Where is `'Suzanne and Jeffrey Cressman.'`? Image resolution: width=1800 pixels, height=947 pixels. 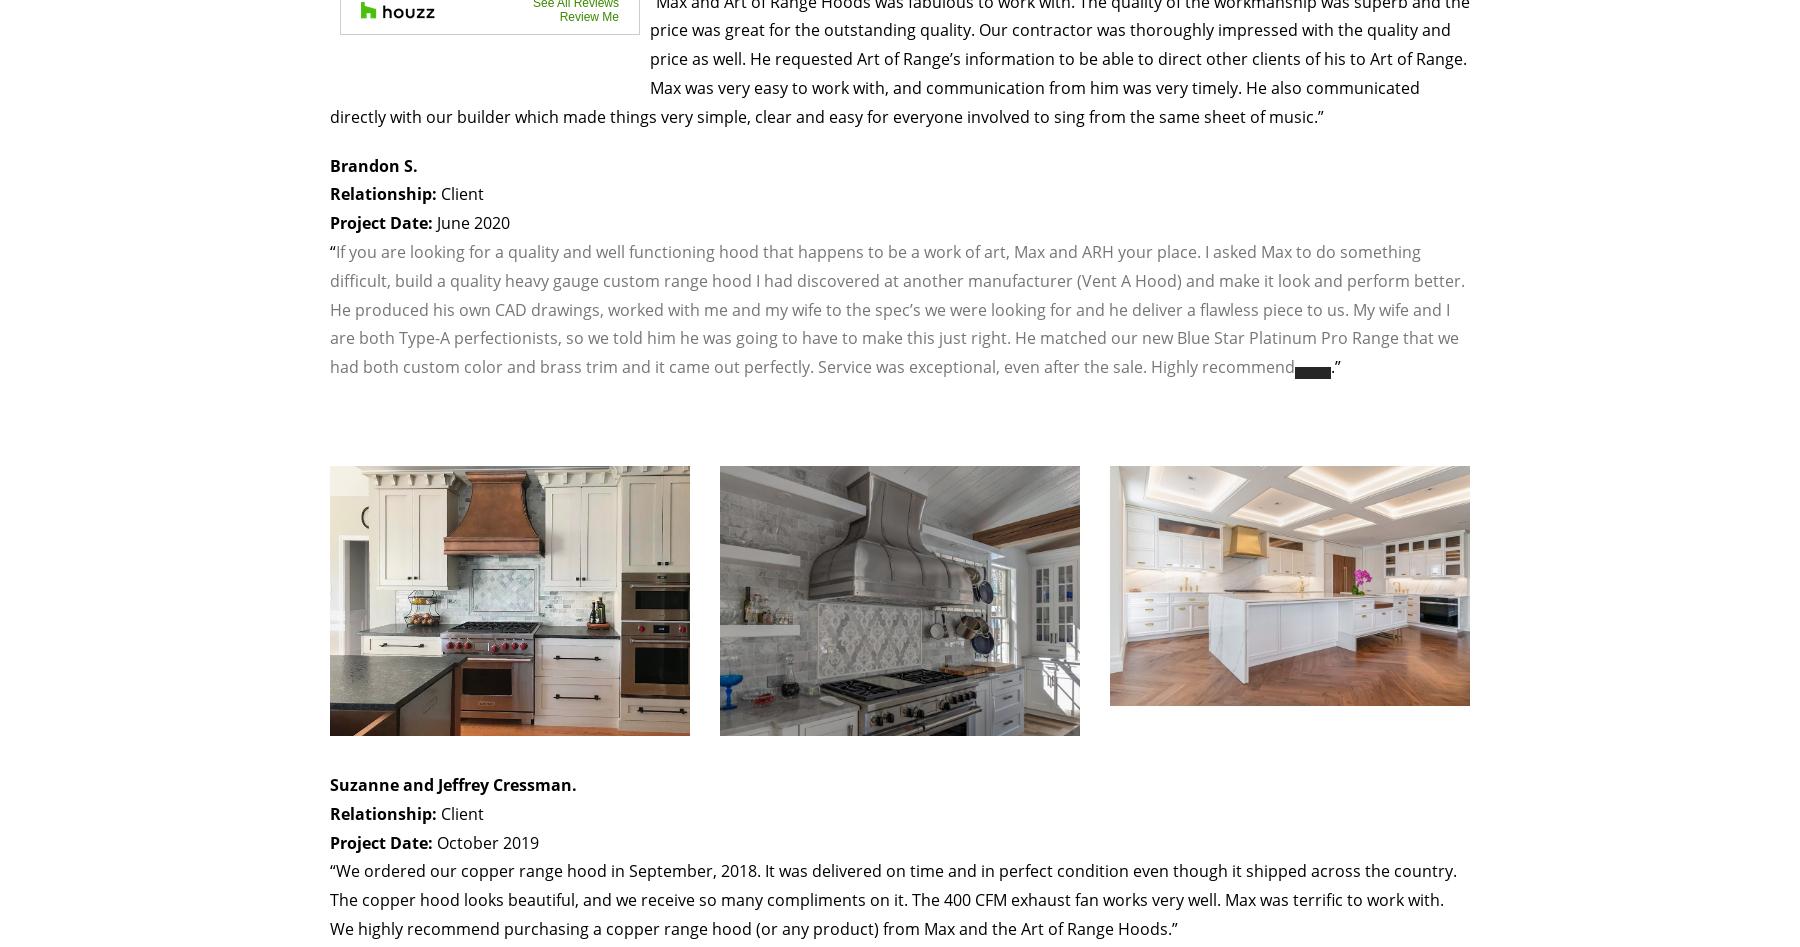
'Suzanne and Jeffrey Cressman.' is located at coordinates (452, 784).